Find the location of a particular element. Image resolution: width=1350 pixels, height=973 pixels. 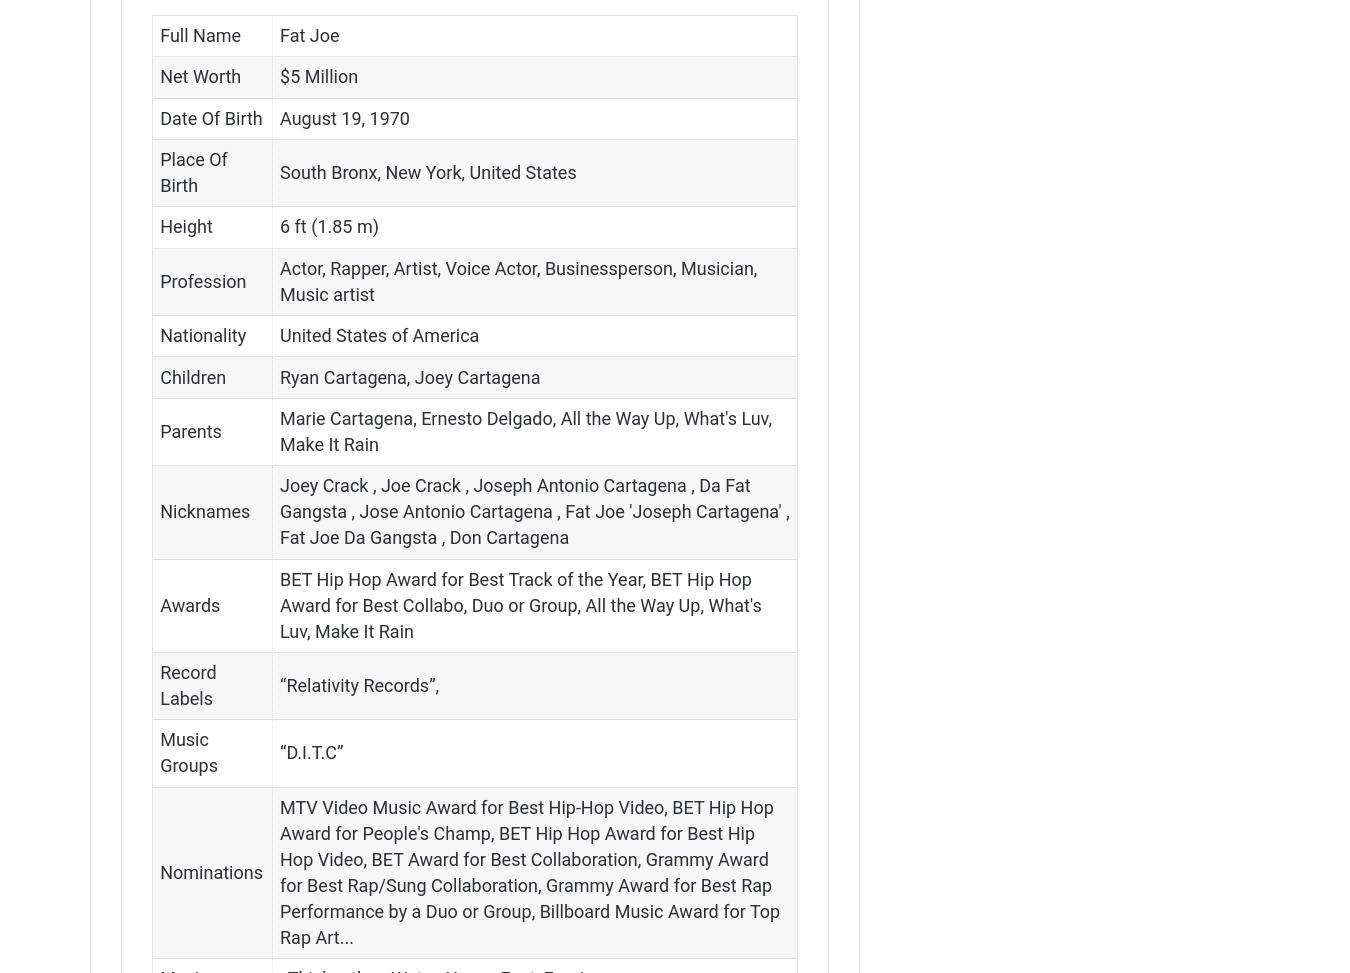

'Nicknames' is located at coordinates (159, 510).